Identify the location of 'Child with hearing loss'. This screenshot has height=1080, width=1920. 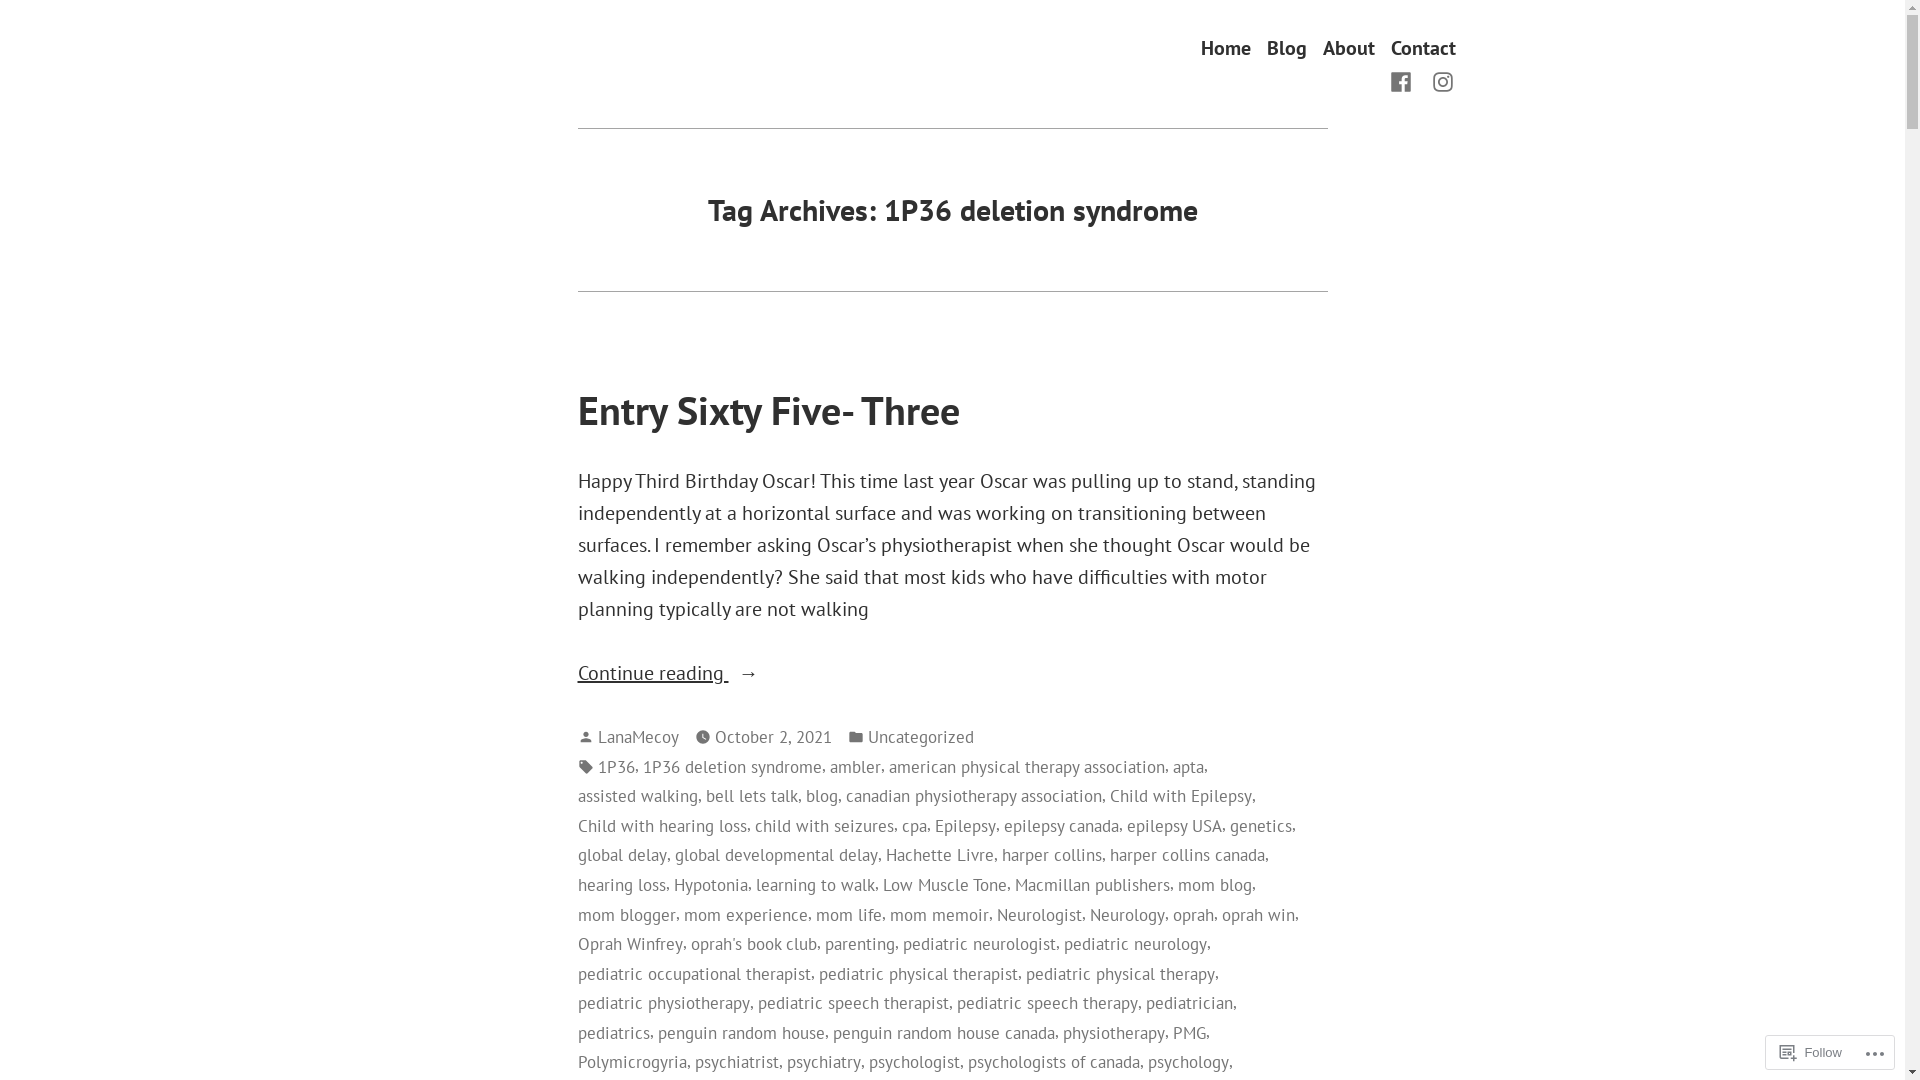
(662, 825).